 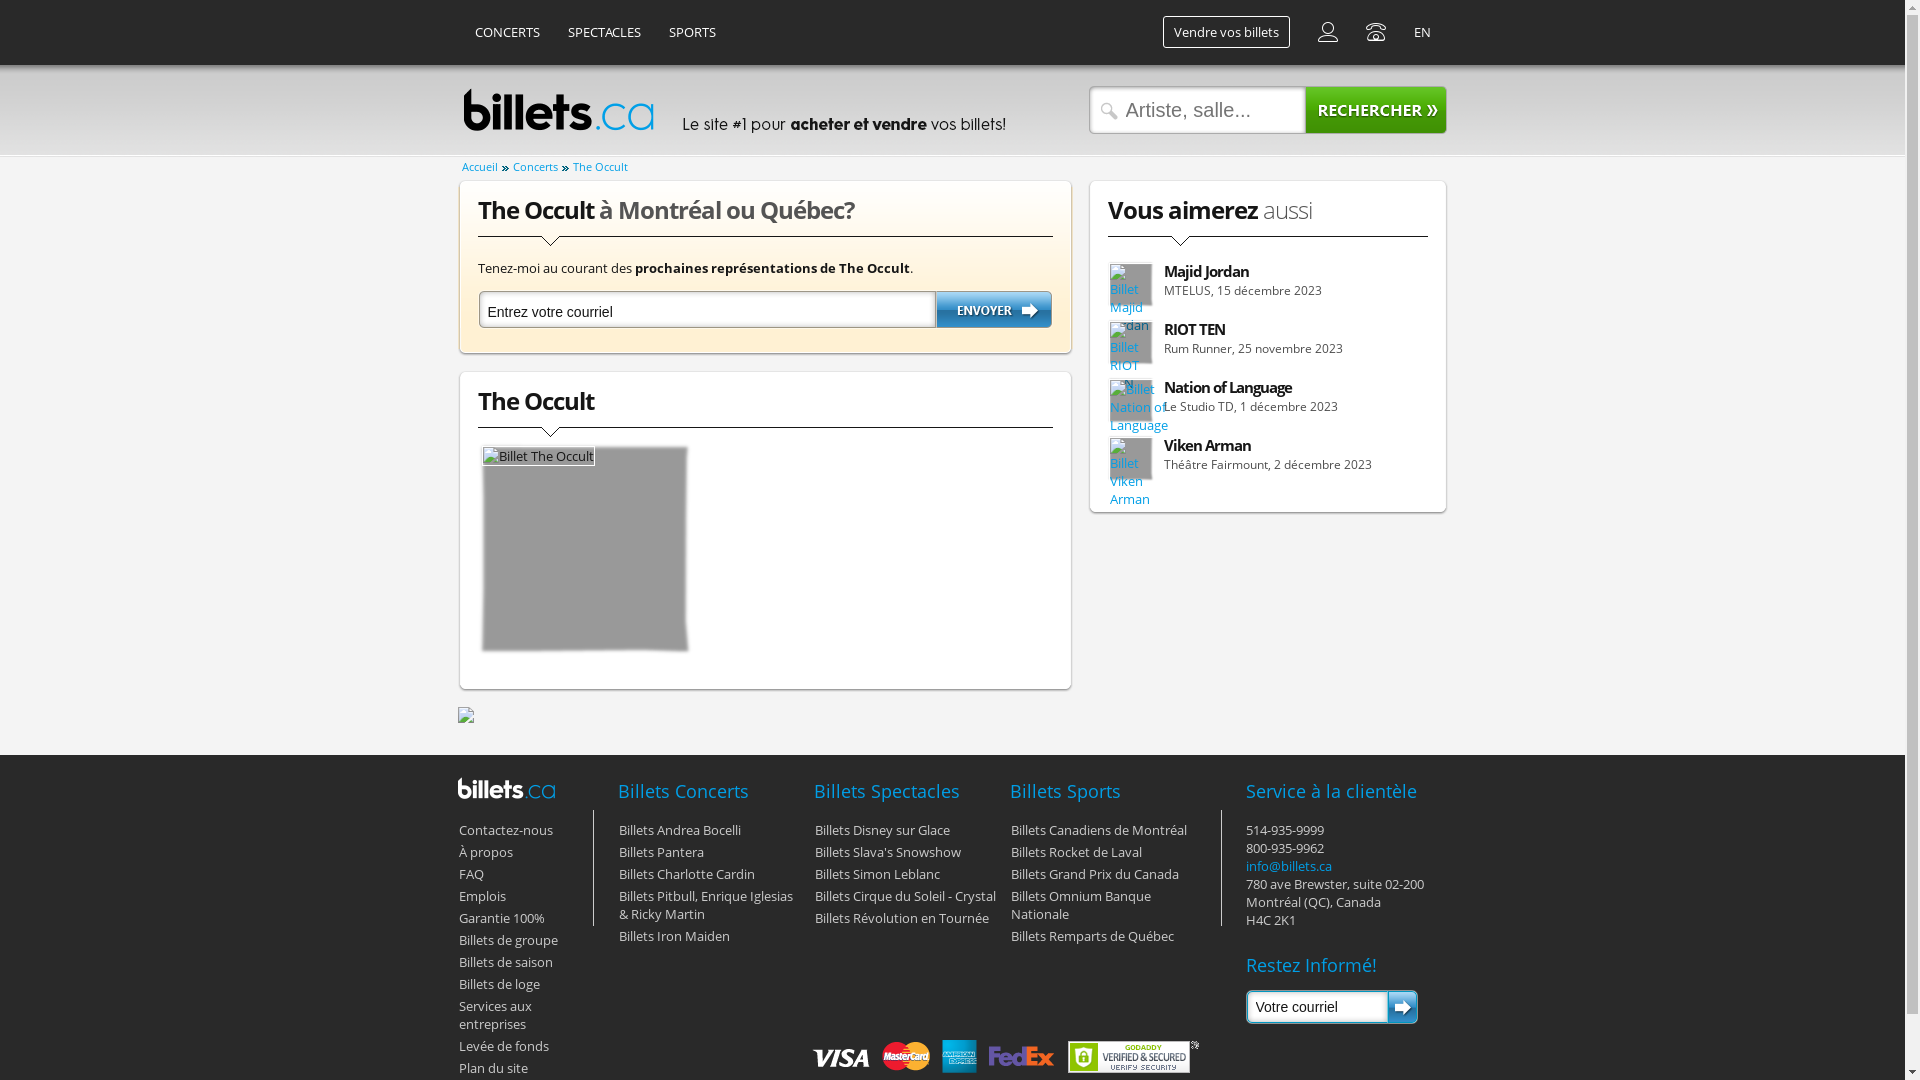 I want to click on 'SPORTS', so click(x=656, y=31).